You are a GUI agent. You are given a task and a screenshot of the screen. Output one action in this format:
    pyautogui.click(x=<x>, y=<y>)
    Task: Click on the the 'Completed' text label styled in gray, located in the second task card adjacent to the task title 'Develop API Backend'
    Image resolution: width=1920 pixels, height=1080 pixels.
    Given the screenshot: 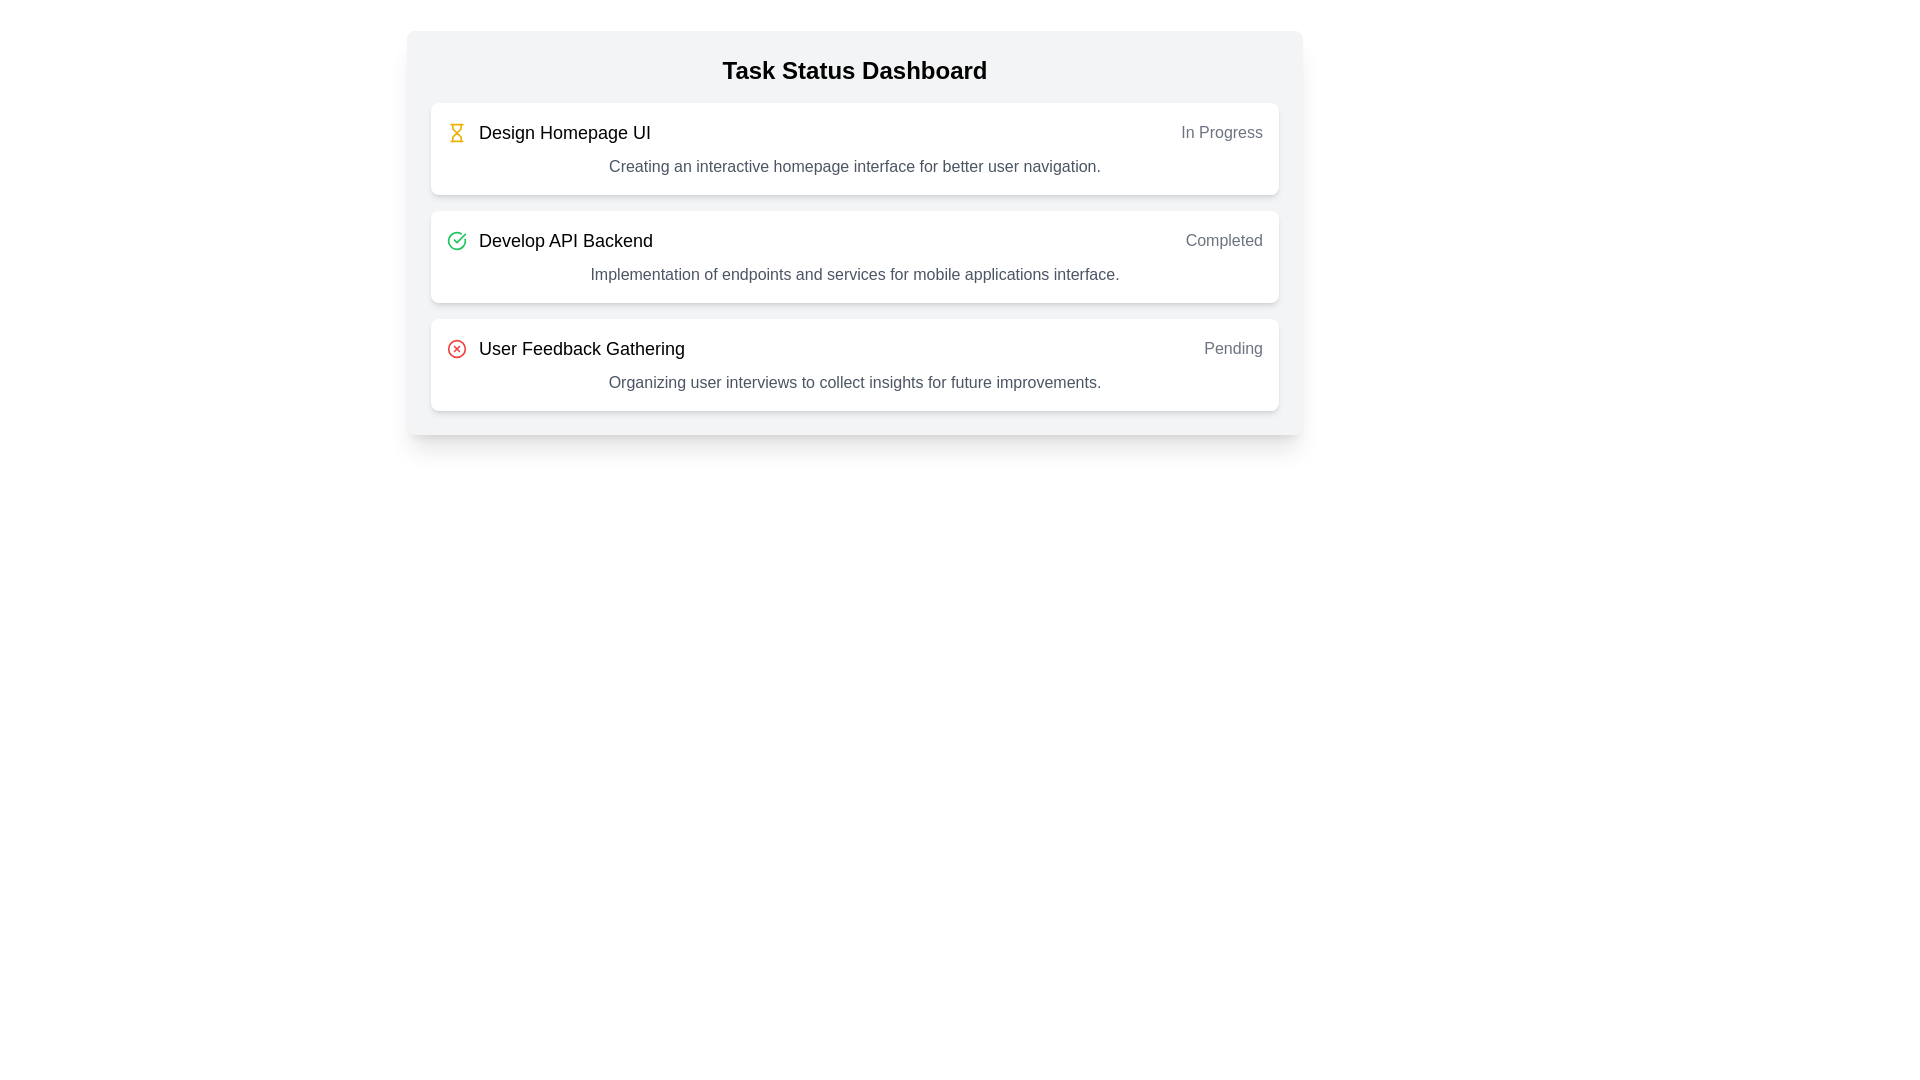 What is the action you would take?
    pyautogui.click(x=1223, y=239)
    